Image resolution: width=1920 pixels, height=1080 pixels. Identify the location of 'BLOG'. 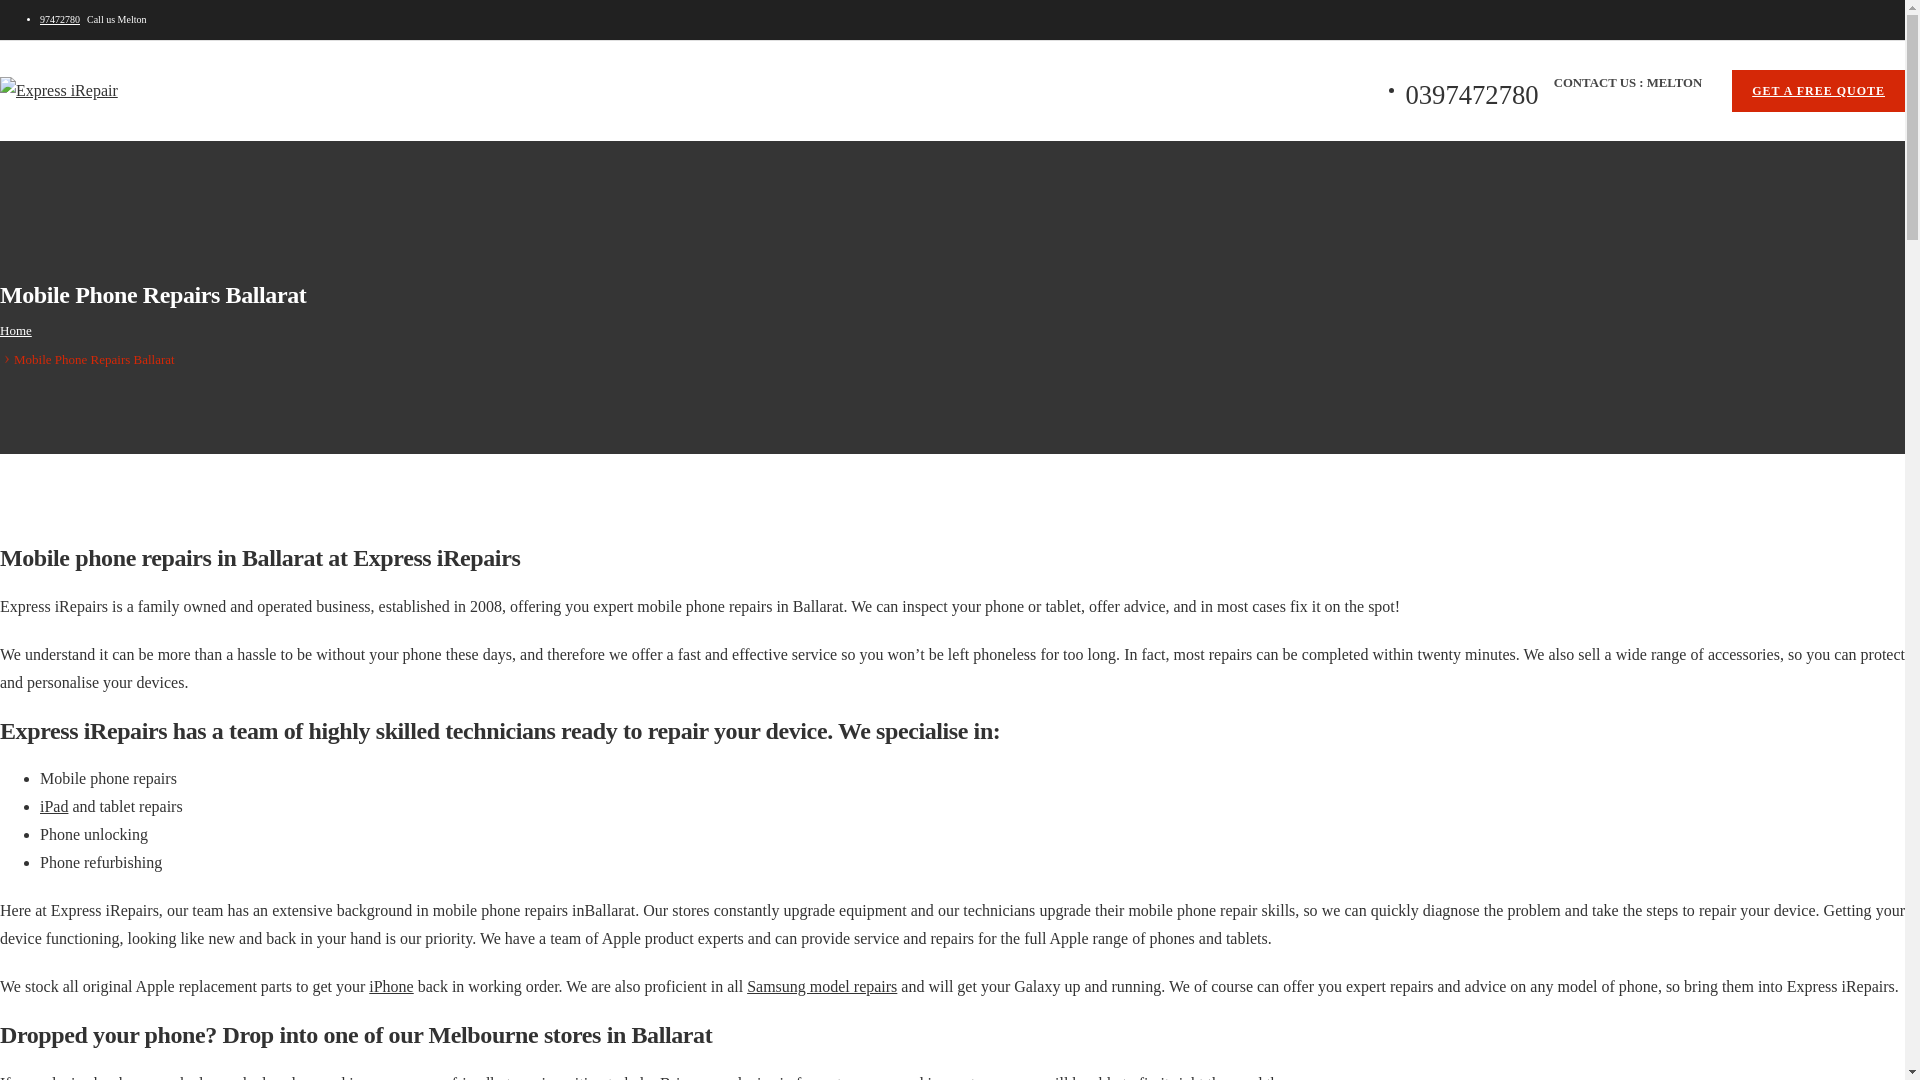
(472, 169).